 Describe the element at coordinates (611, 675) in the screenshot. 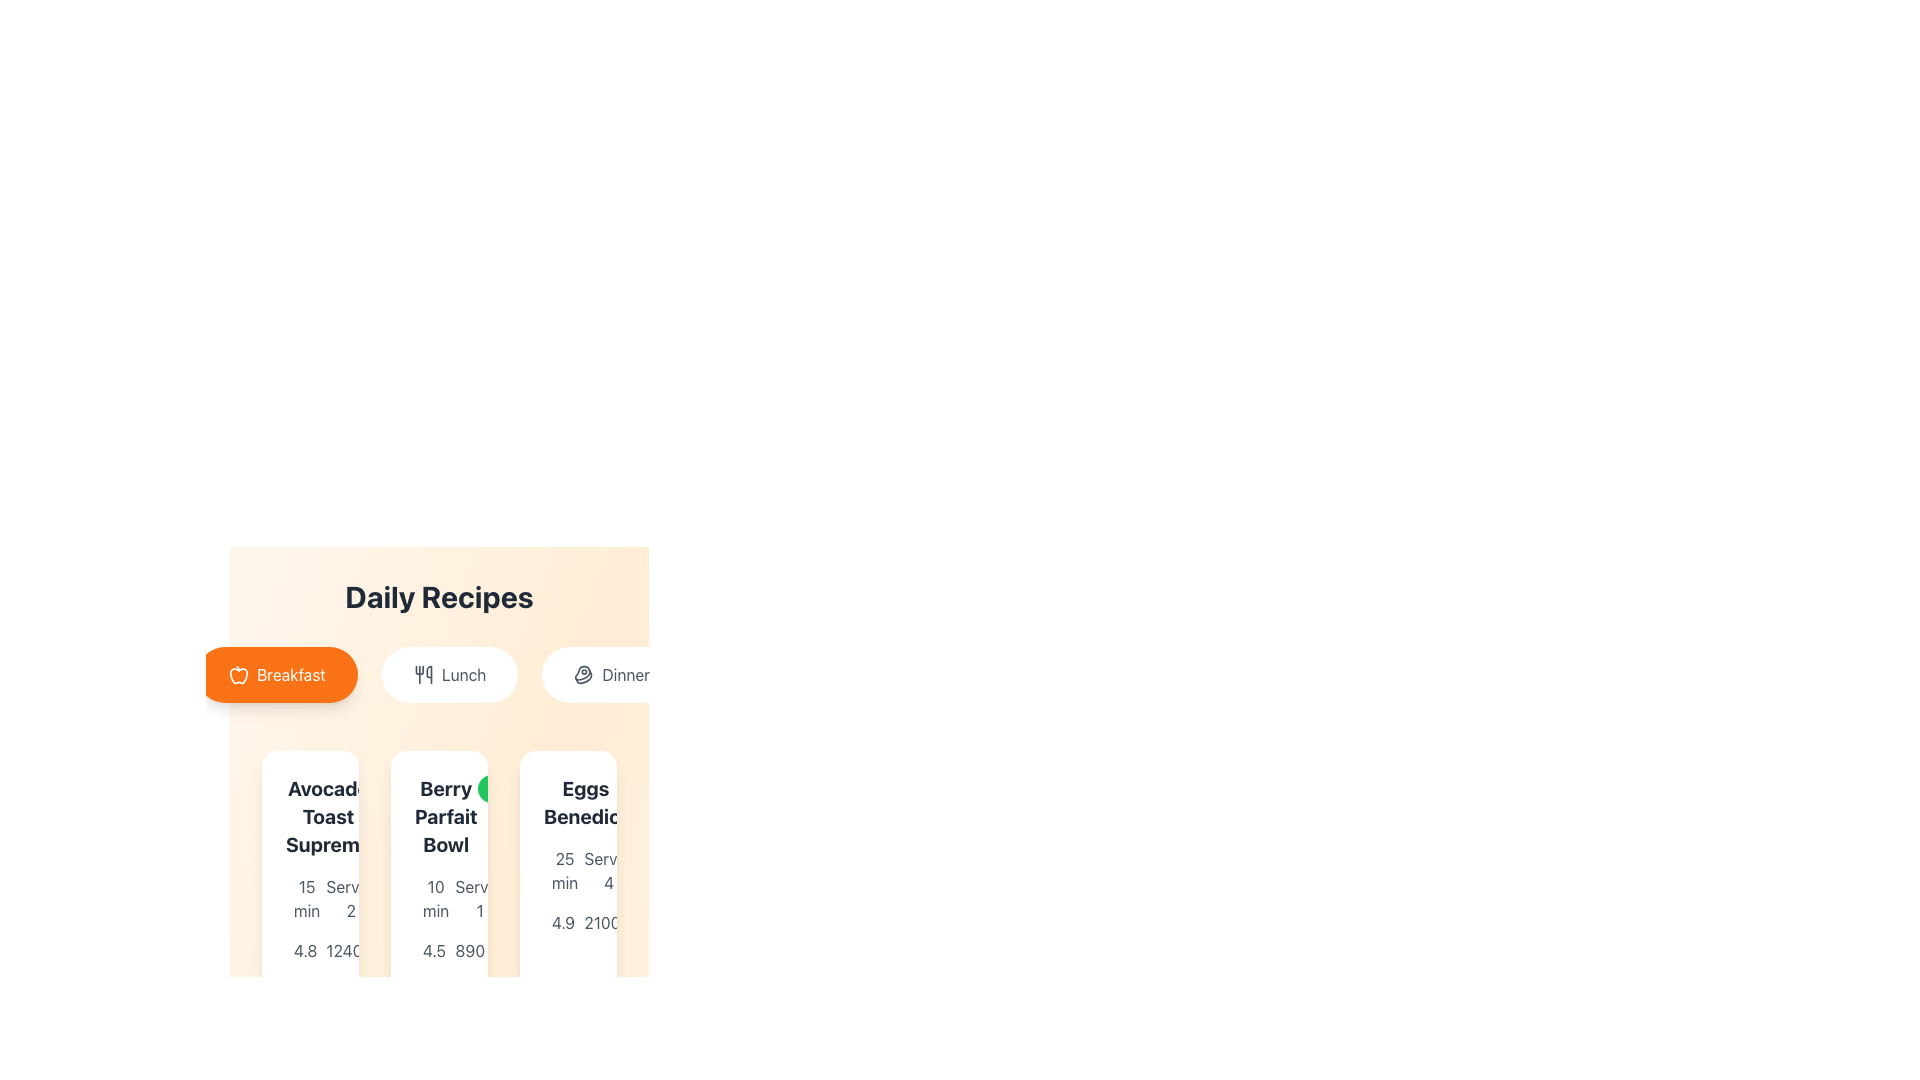

I see `the 'Dinner' button, which is the third button in a row of three horizontally aligned buttons` at that location.